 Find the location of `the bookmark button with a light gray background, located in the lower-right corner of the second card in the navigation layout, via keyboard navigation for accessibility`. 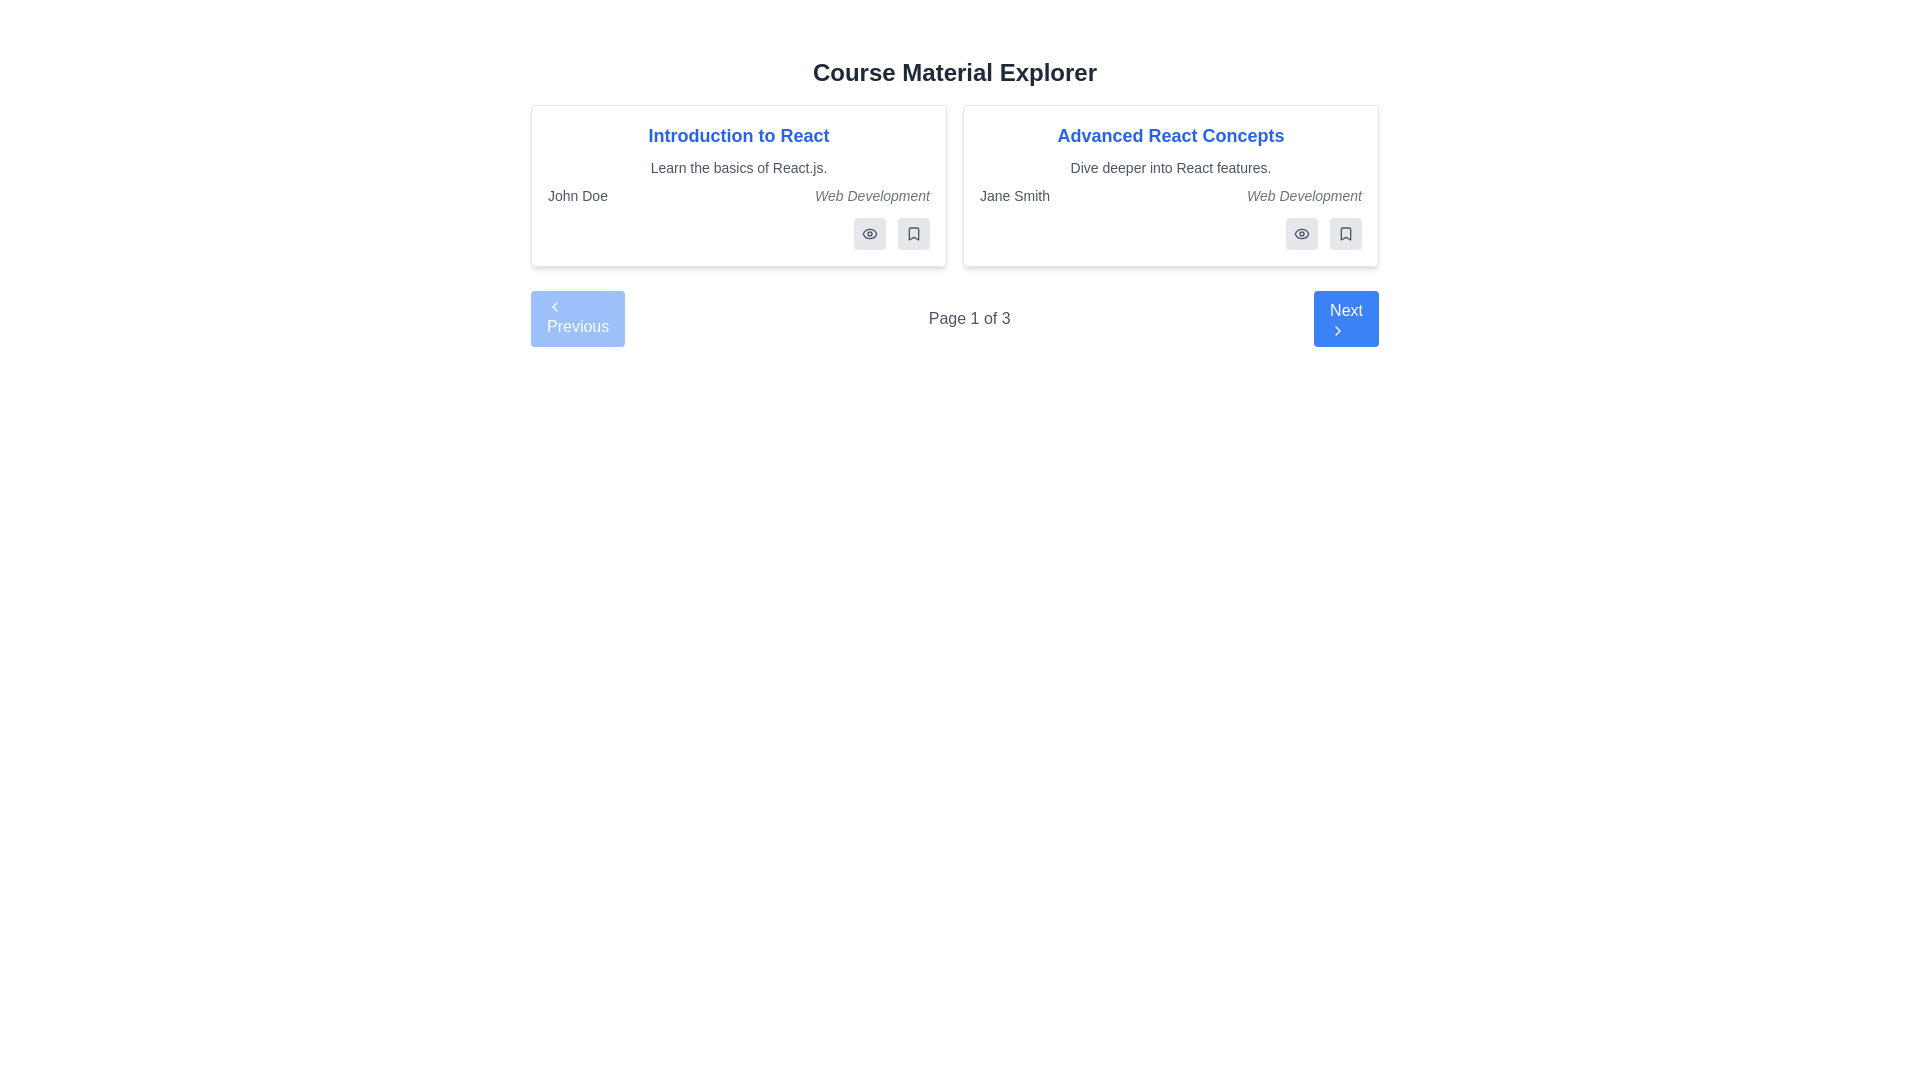

the bookmark button with a light gray background, located in the lower-right corner of the second card in the navigation layout, via keyboard navigation for accessibility is located at coordinates (912, 233).